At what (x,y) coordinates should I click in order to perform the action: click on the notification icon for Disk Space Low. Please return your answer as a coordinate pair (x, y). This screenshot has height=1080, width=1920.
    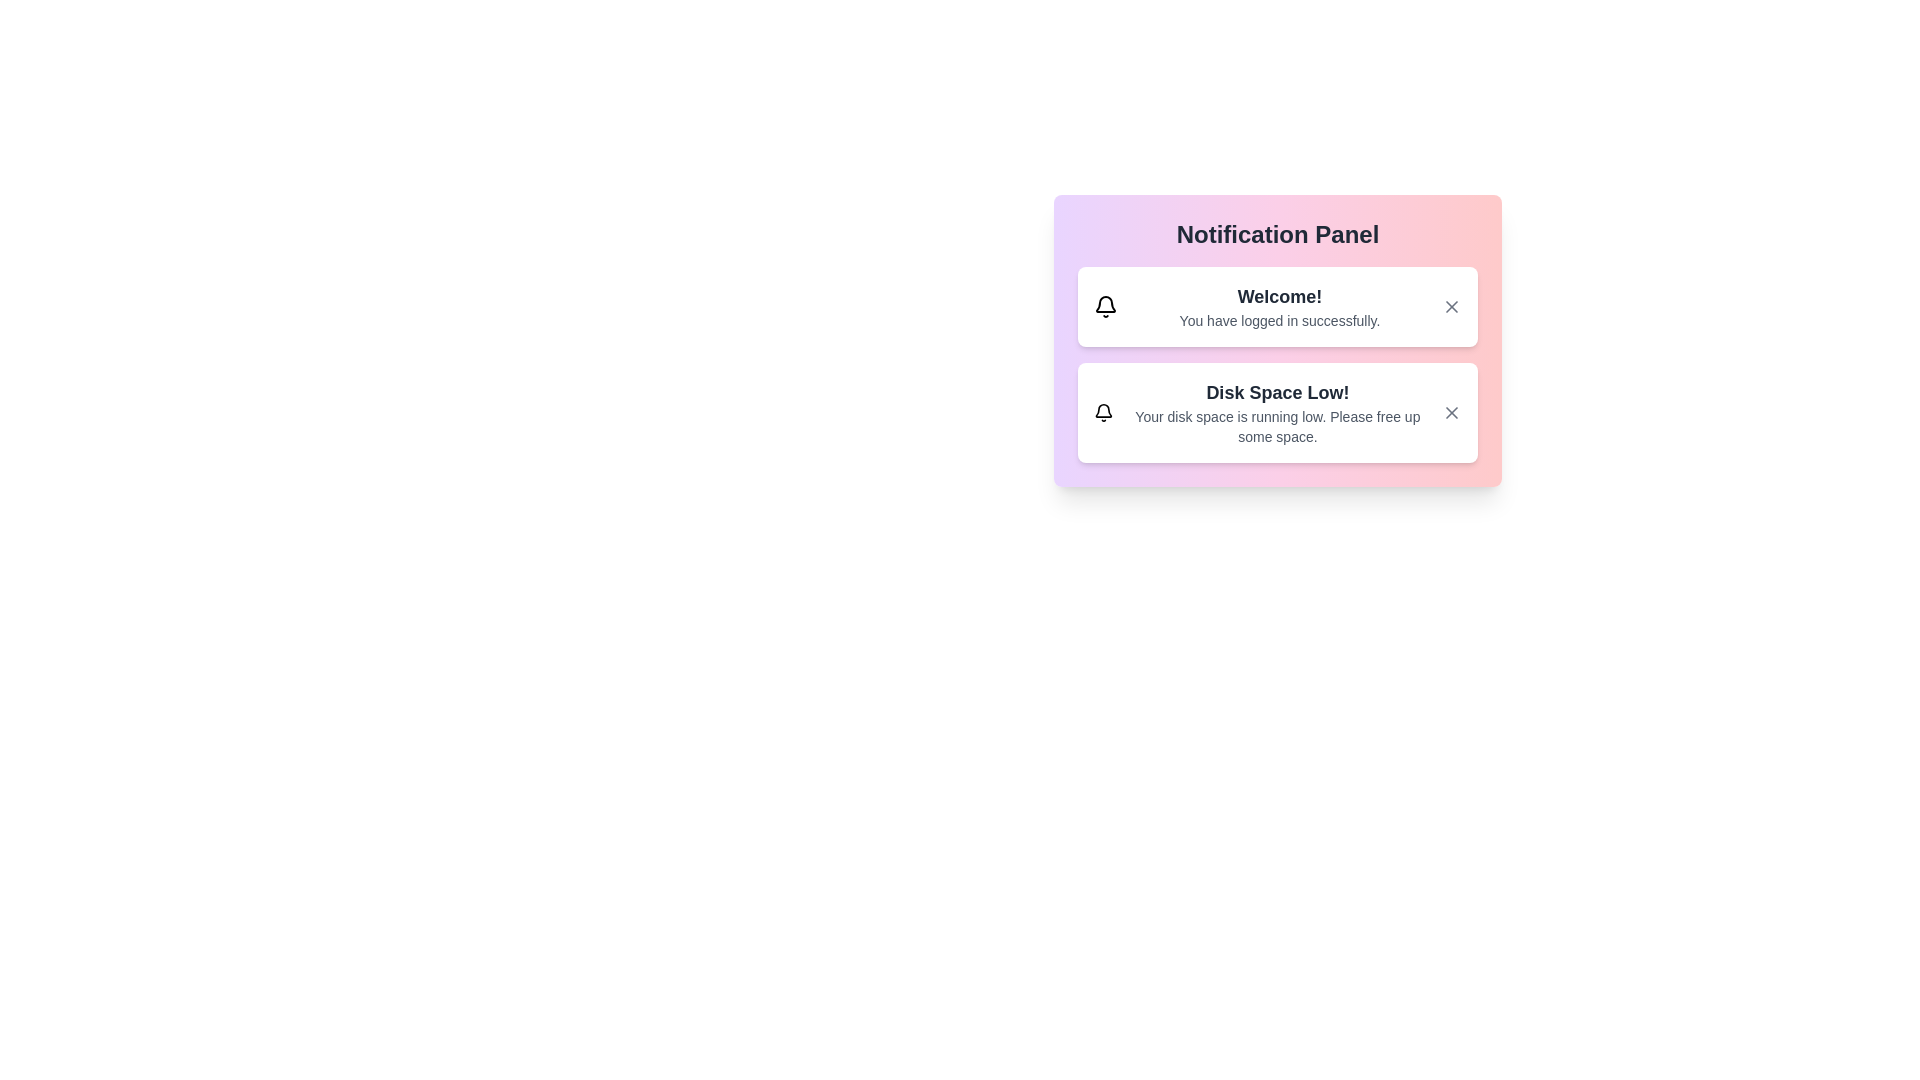
    Looking at the image, I should click on (1102, 411).